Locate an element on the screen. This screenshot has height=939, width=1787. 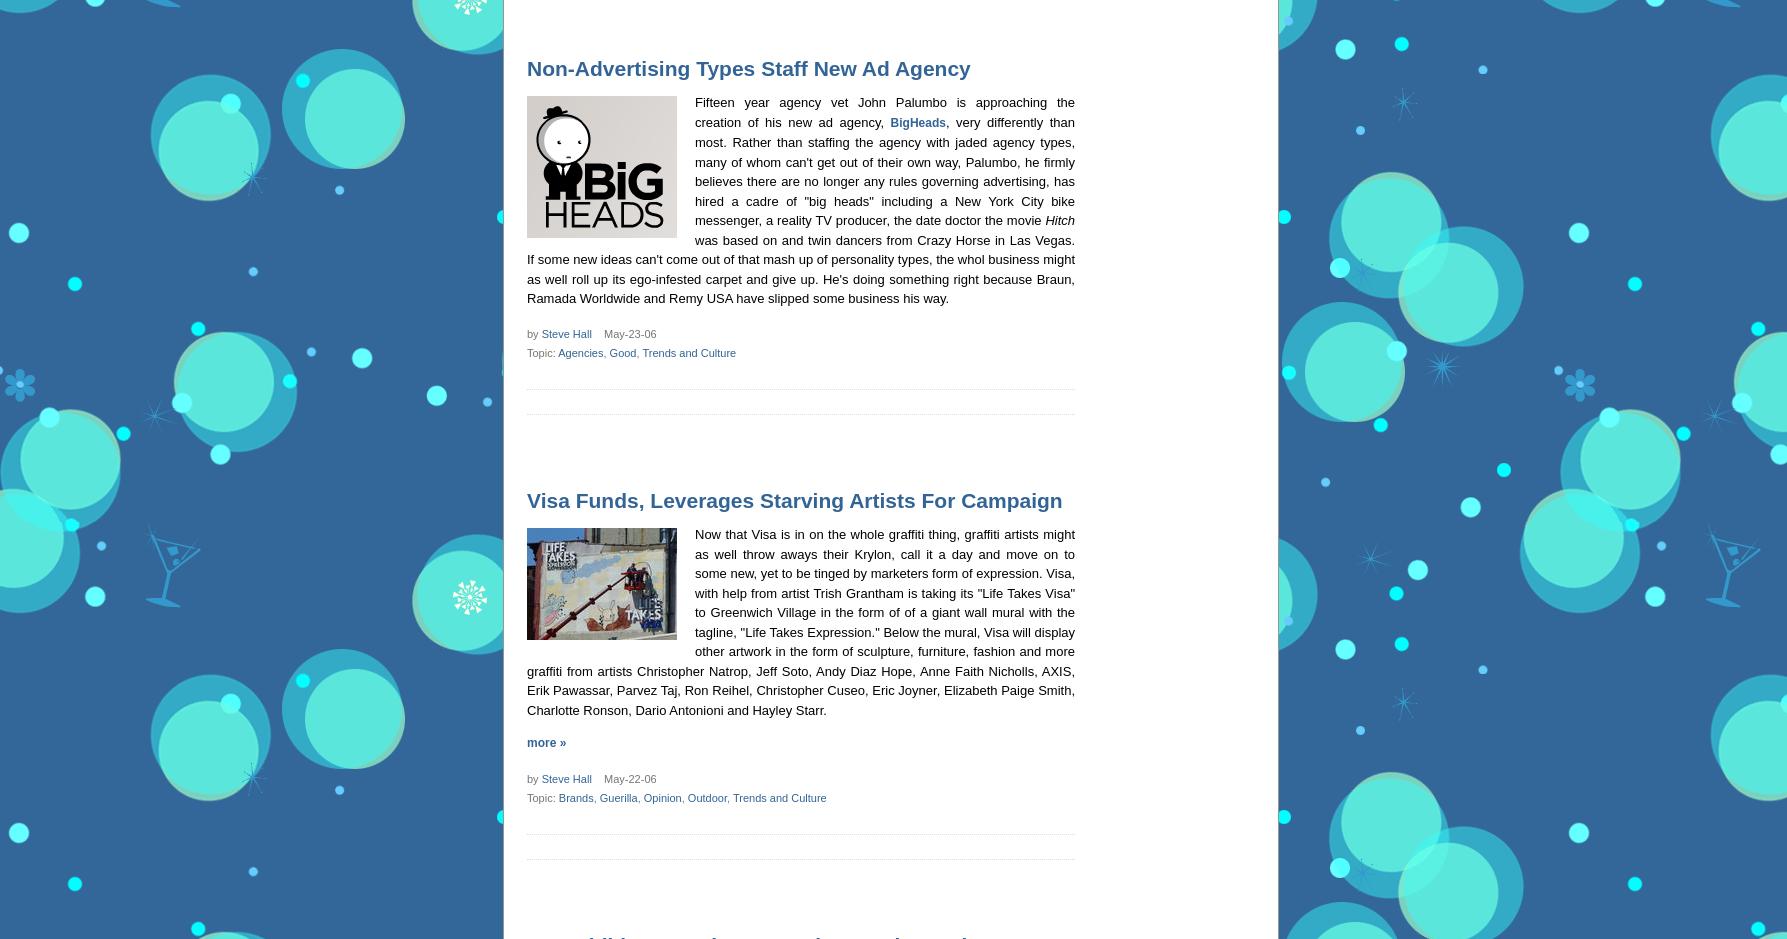
'more »' is located at coordinates (545, 743).